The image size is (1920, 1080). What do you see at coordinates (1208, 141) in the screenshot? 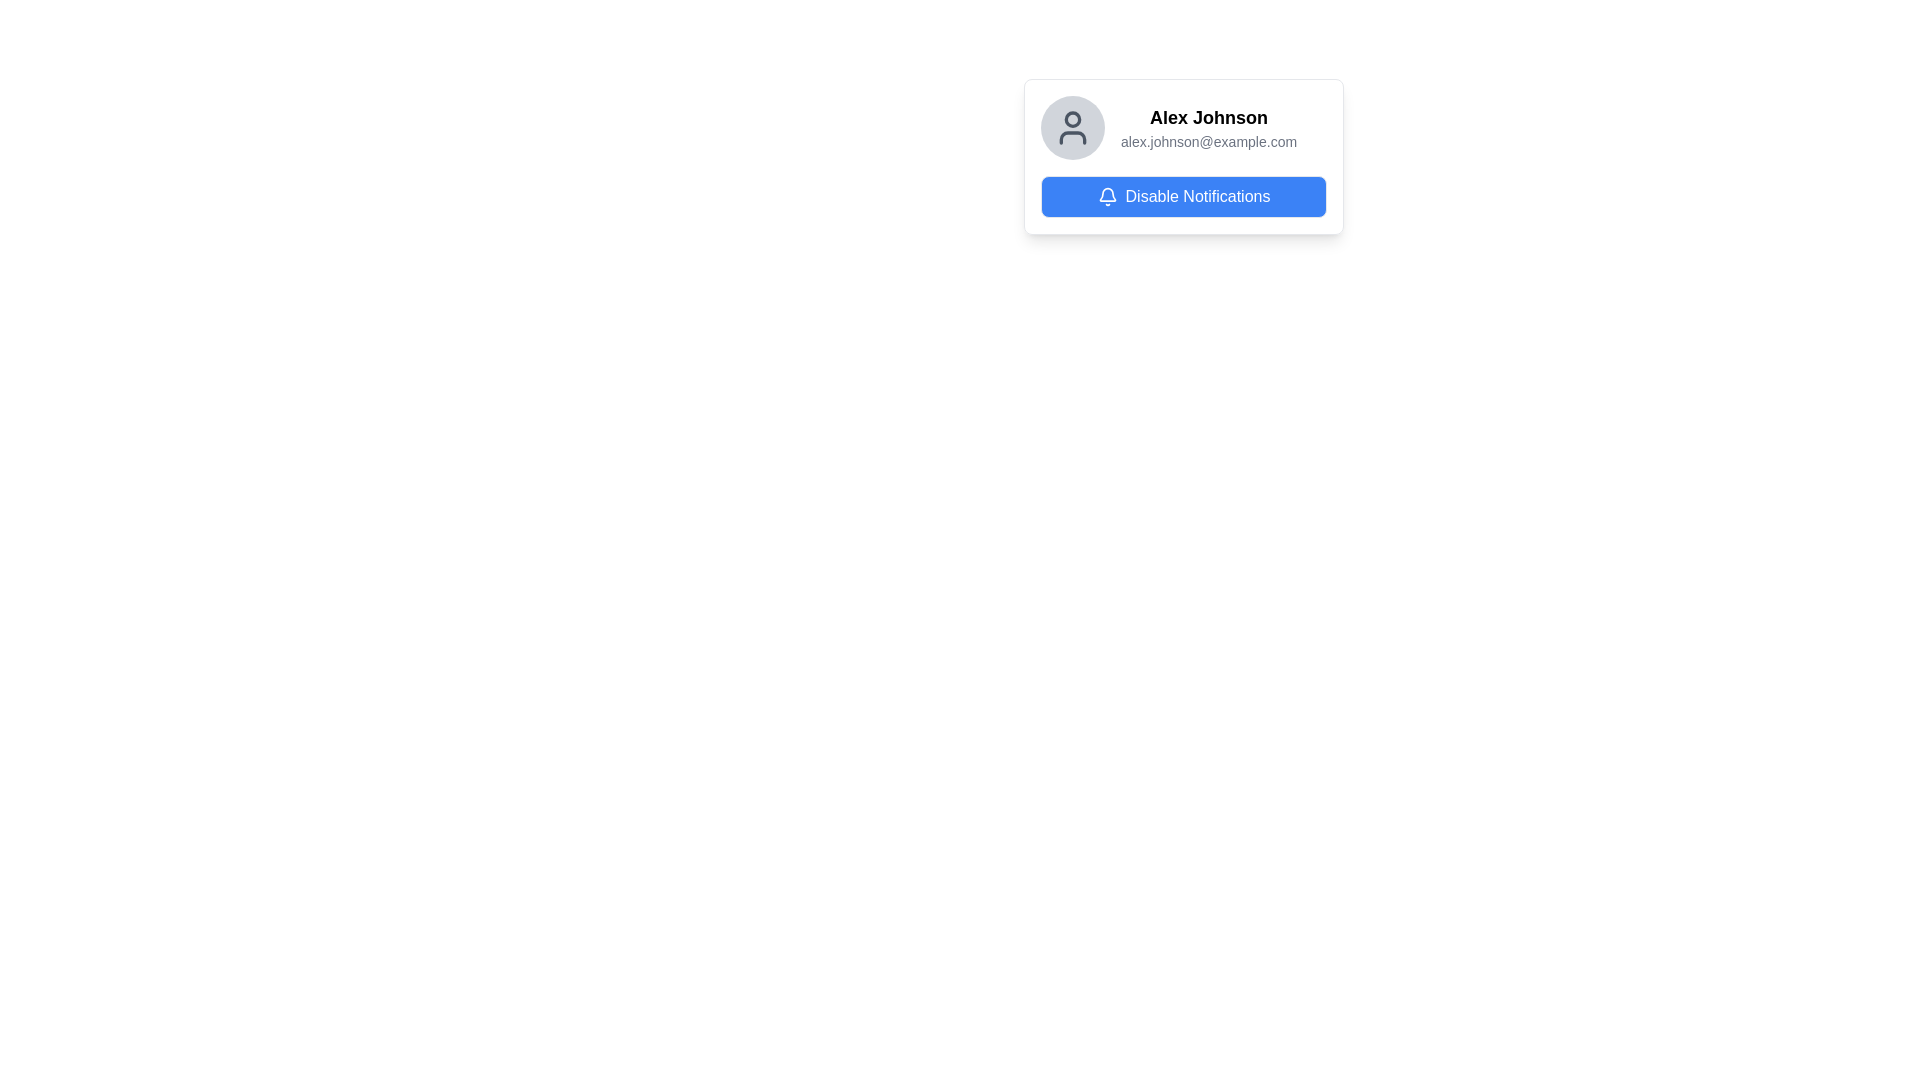
I see `the text element displaying the user's email address, located below the 'Alex Johnson' text in the user profile card` at bounding box center [1208, 141].